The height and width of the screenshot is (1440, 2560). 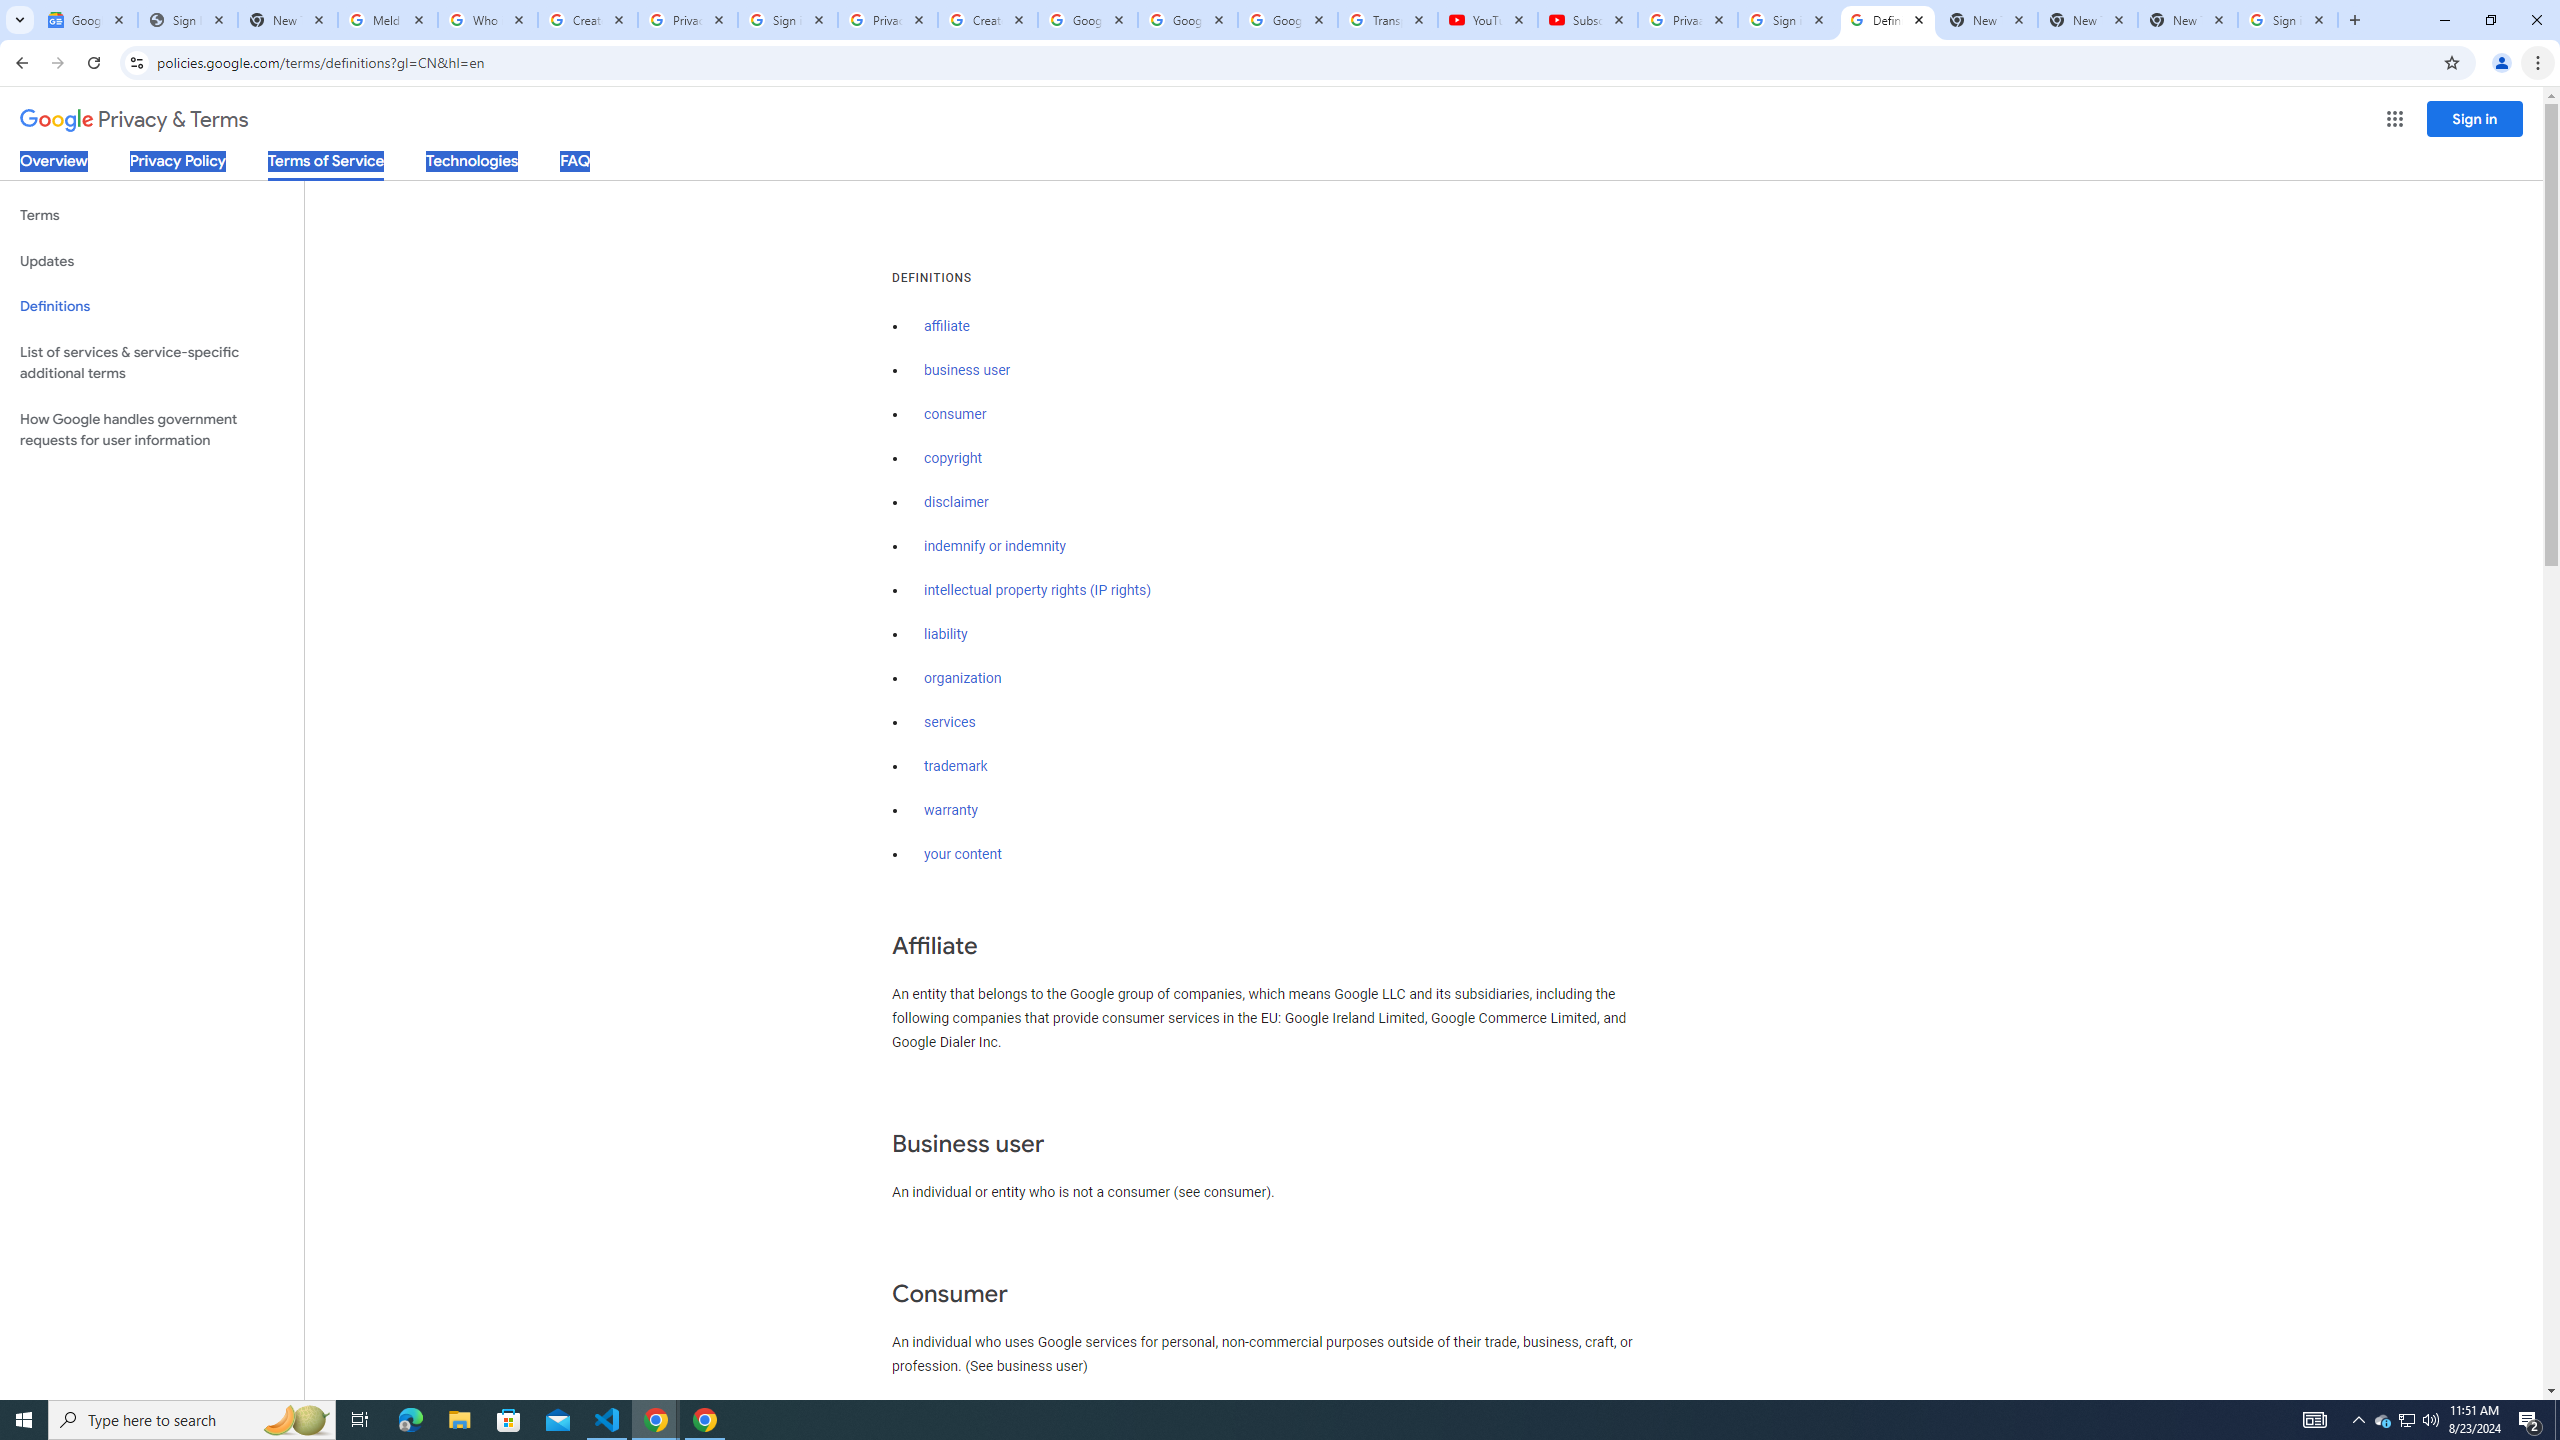 What do you see at coordinates (1287, 19) in the screenshot?
I see `'Google Account'` at bounding box center [1287, 19].